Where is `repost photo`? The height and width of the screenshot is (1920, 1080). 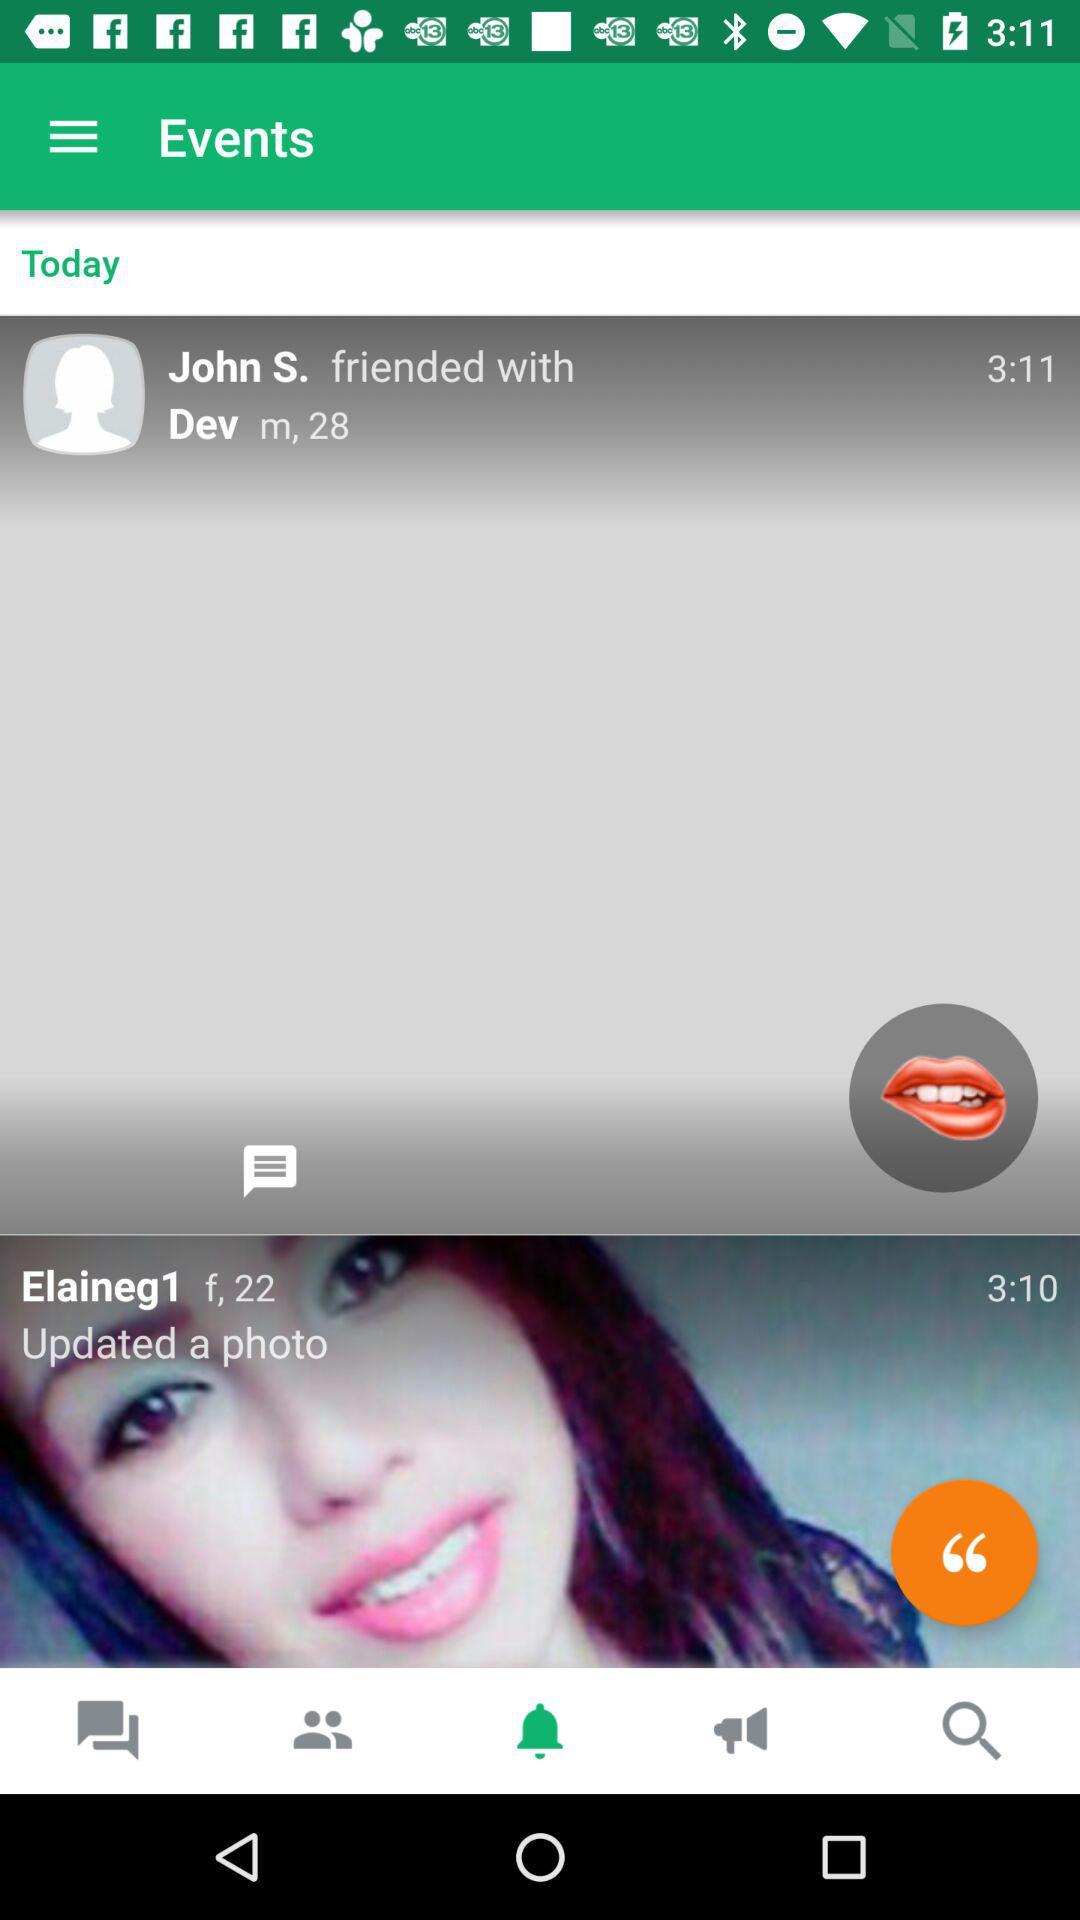
repost photo is located at coordinates (963, 1551).